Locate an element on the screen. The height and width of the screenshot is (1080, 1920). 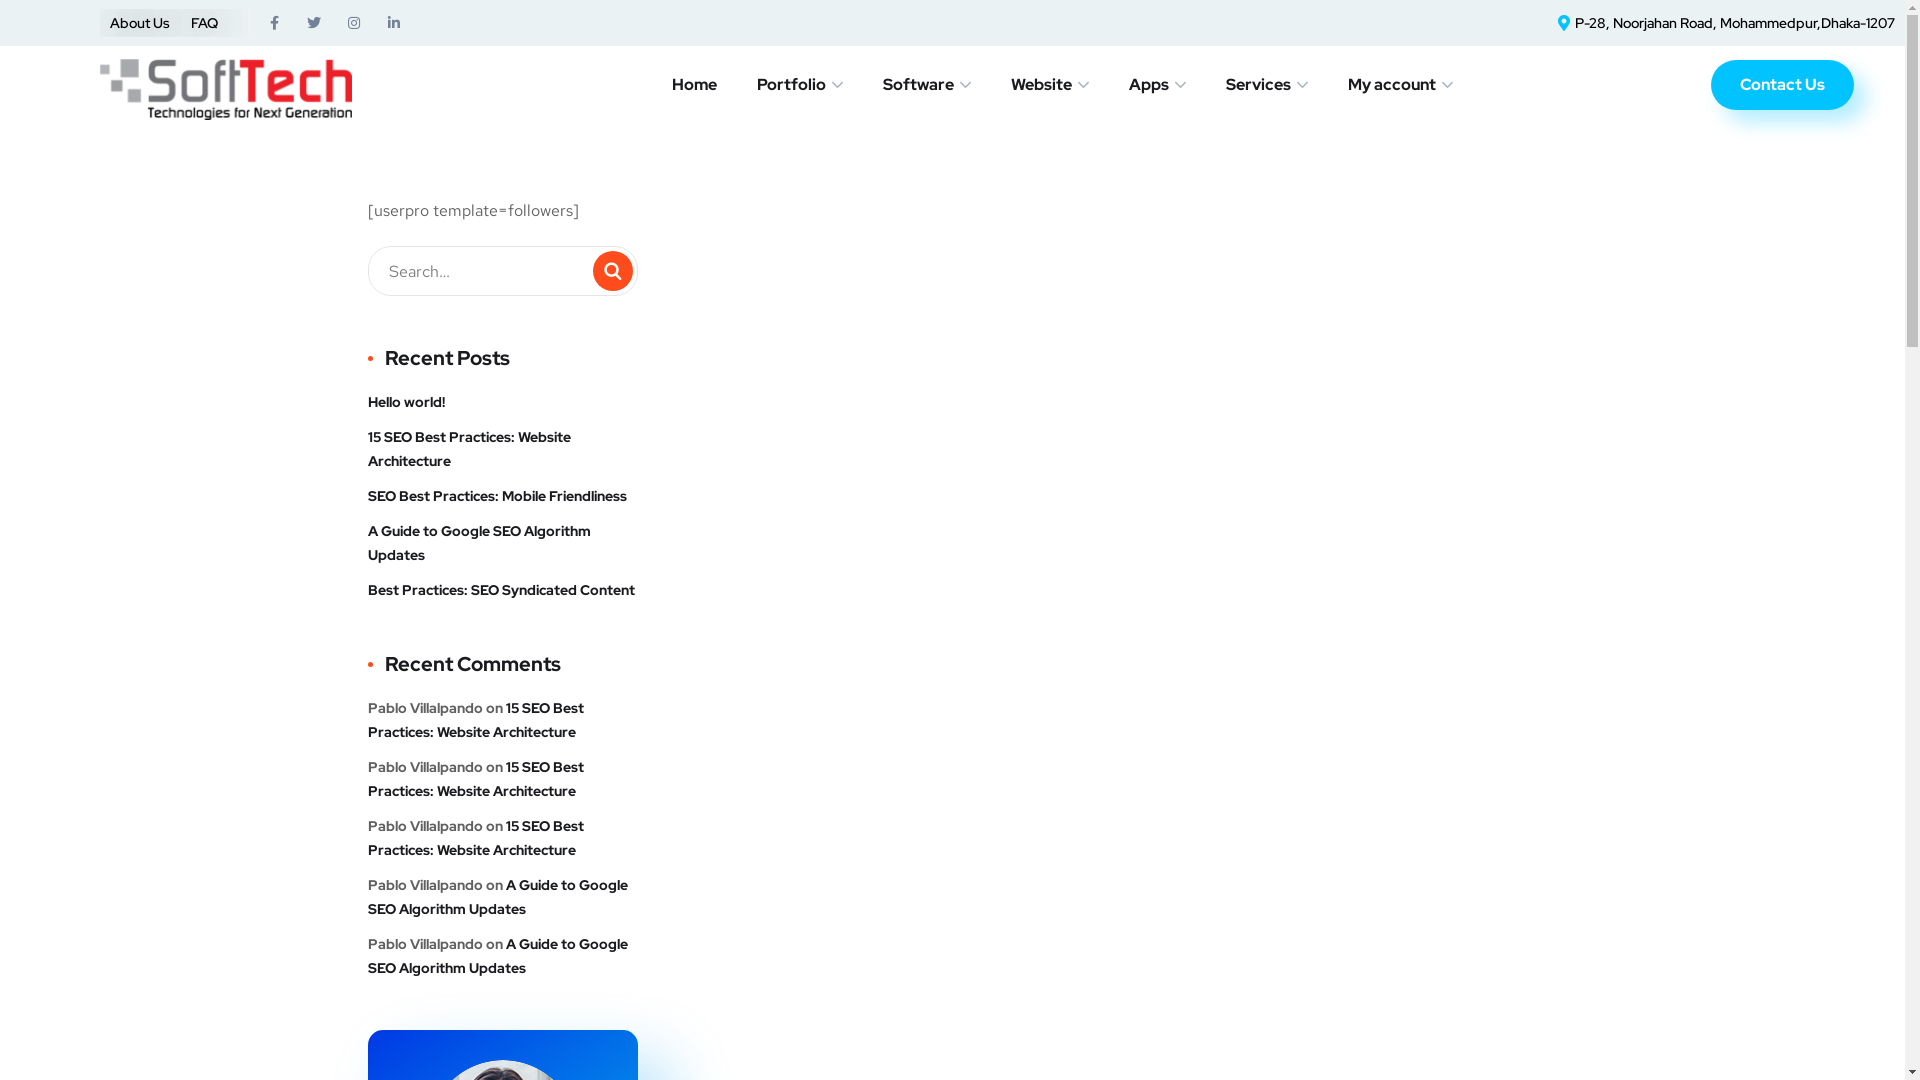
'P-28, Noorjahan Road, Mohammedpur,Dhaka-1207' is located at coordinates (1721, 23).